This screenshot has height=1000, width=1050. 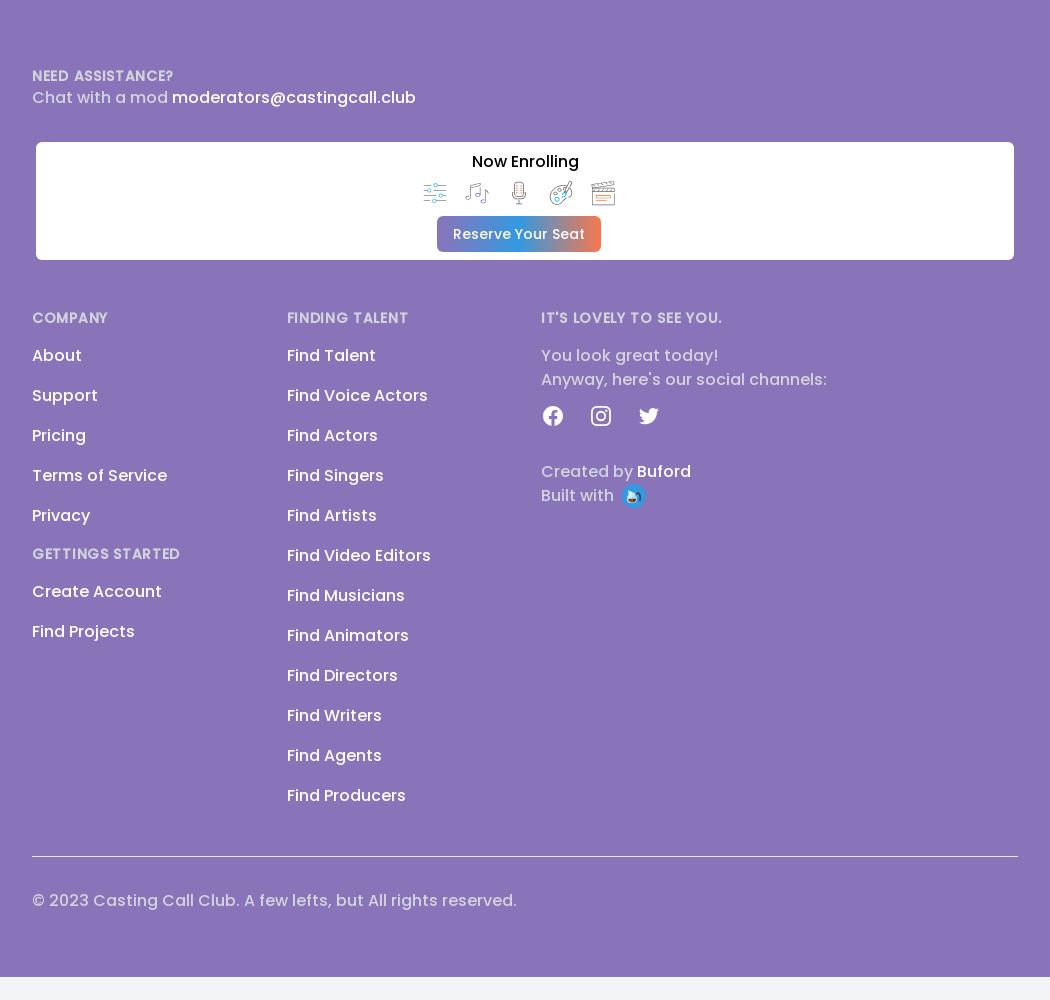 I want to click on 'Find Directors', so click(x=340, y=675).